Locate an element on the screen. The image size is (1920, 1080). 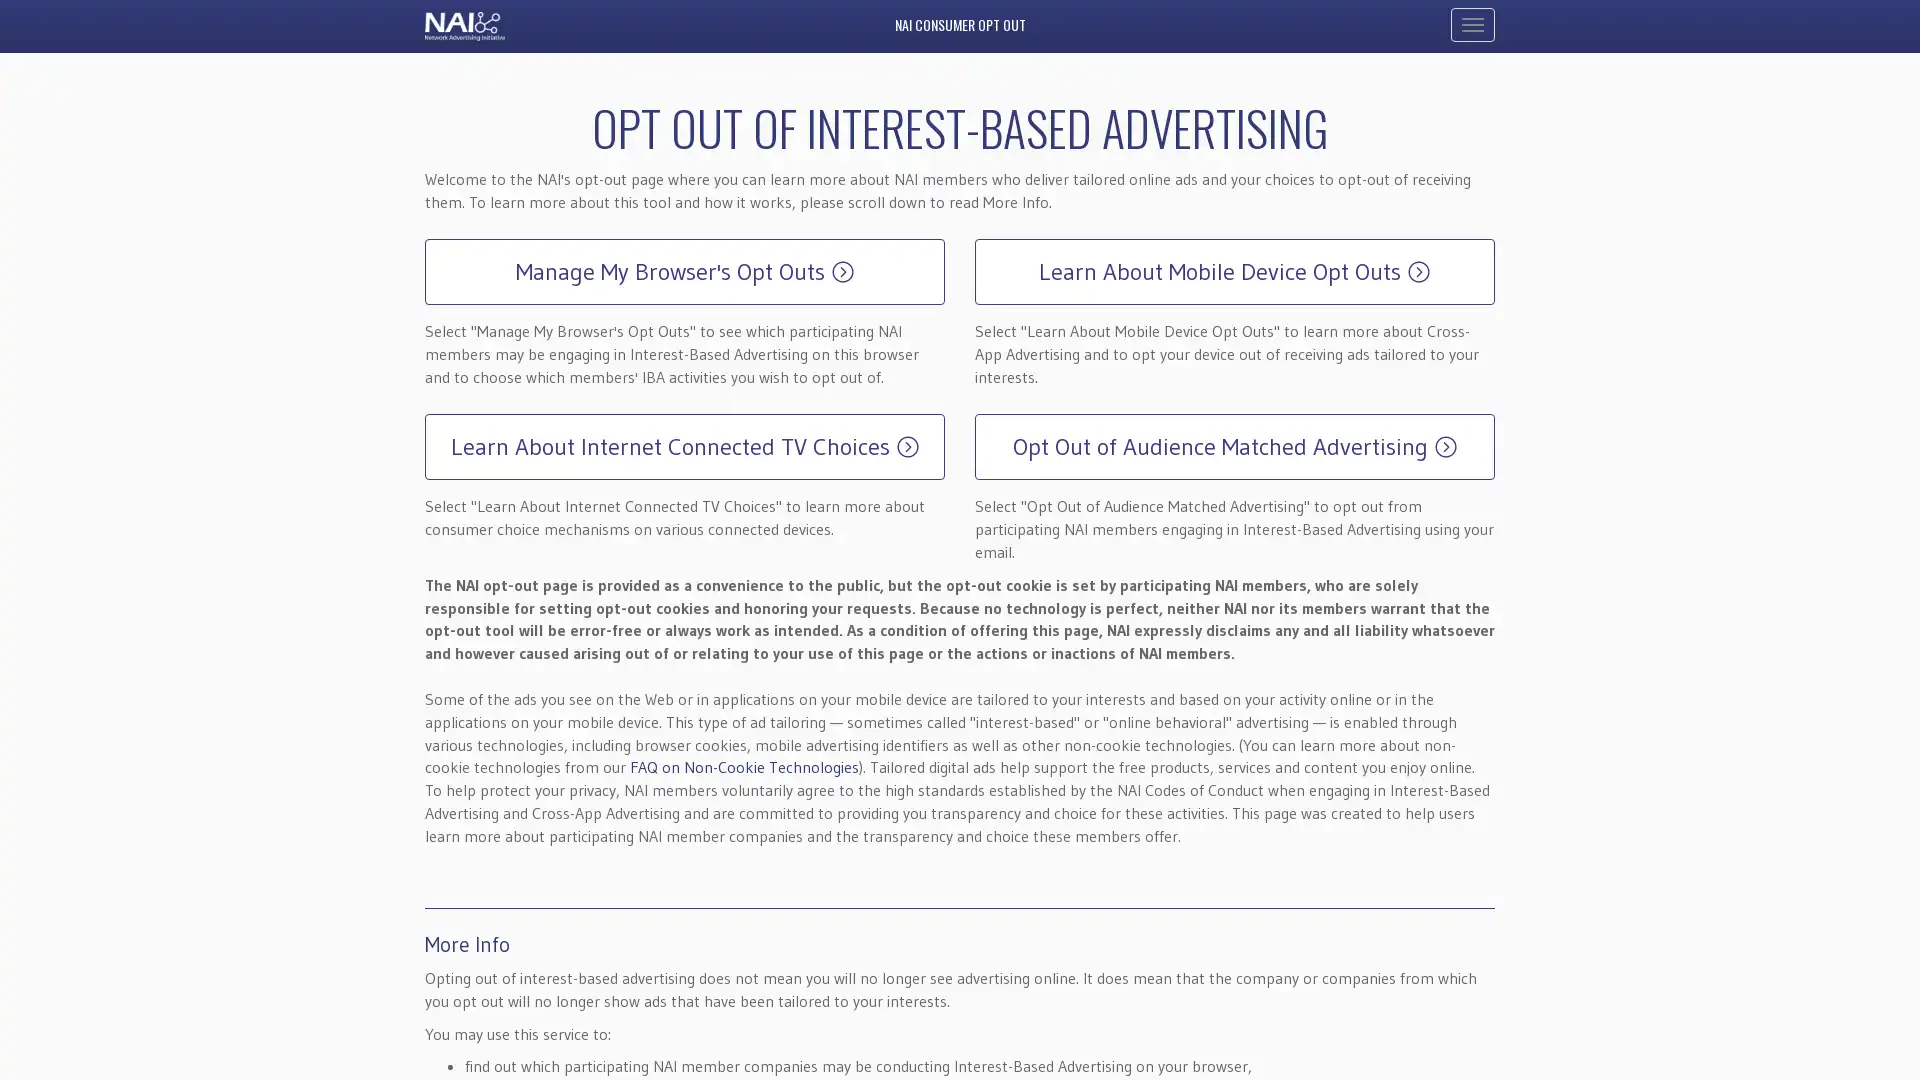
Manage My Browser's Opt Outs is located at coordinates (685, 272).